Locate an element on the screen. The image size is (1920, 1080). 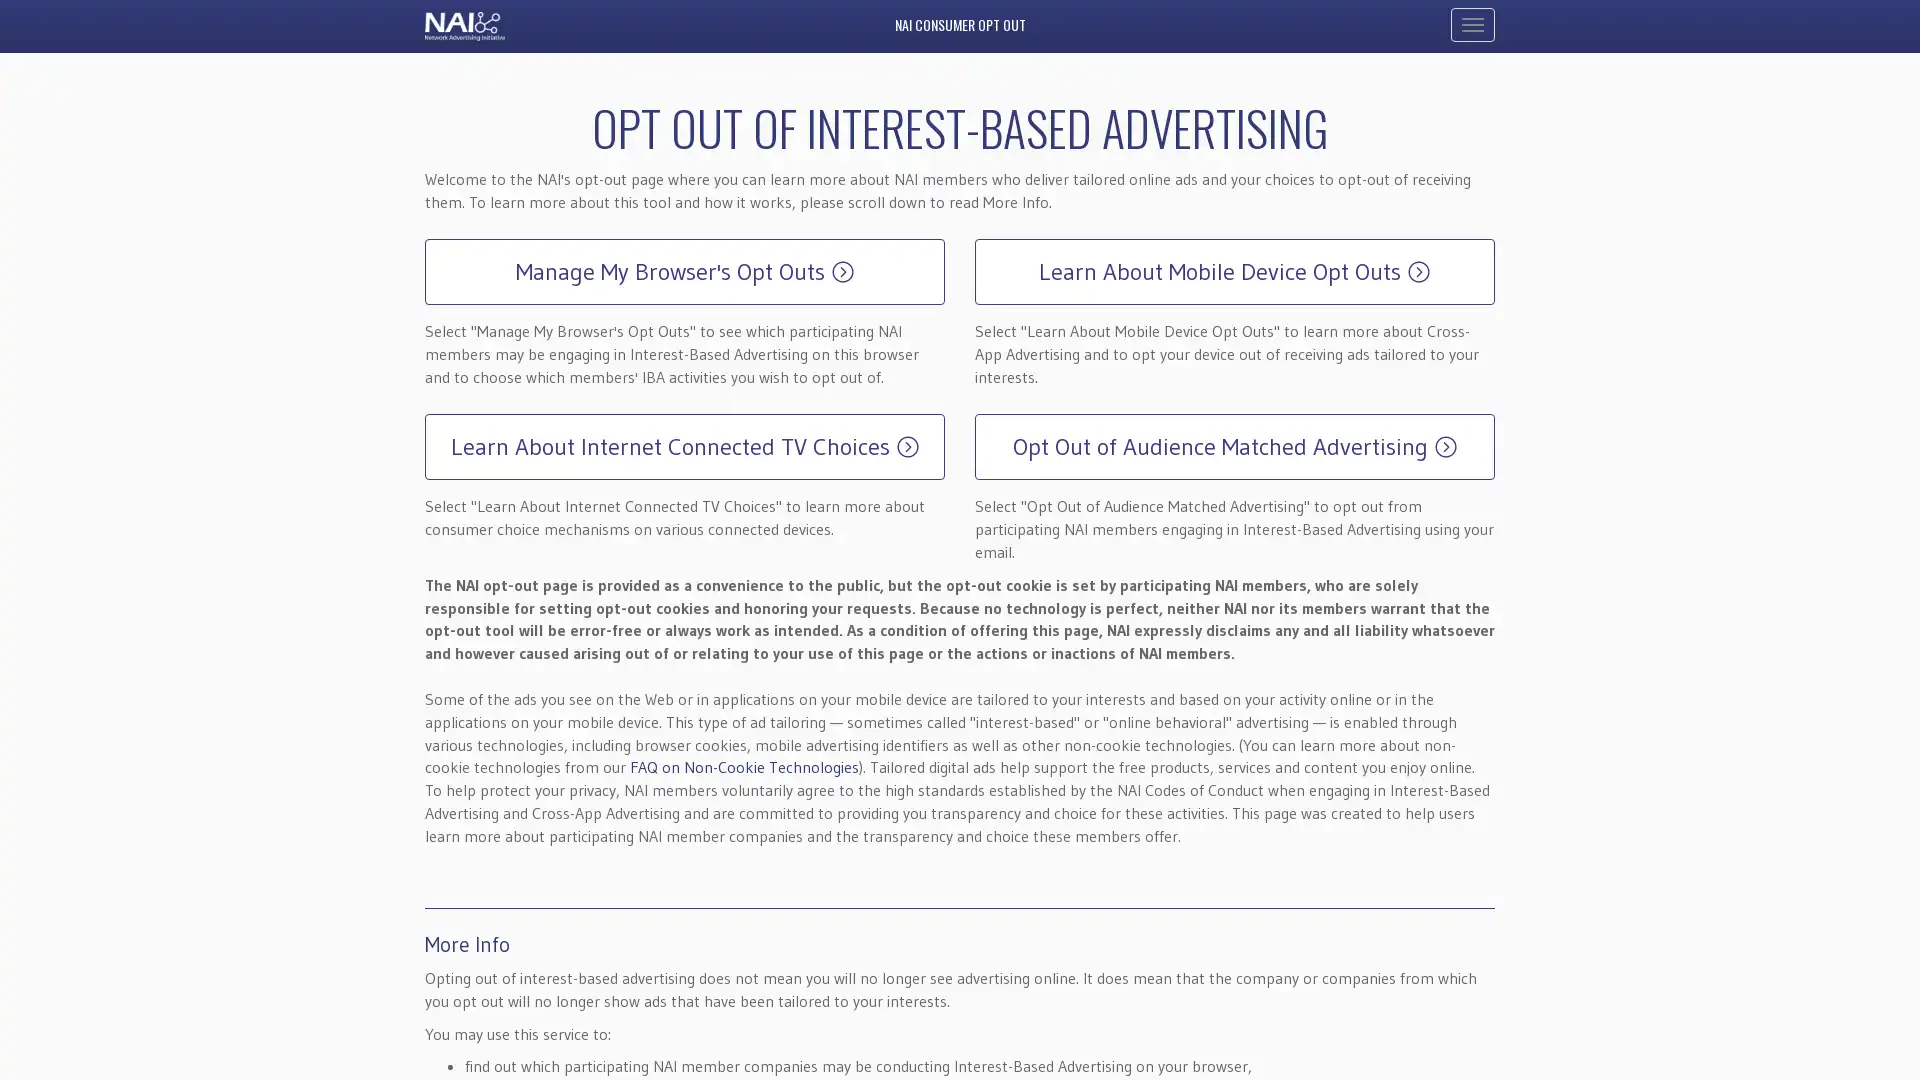
Manage My Browser's Opt Outs is located at coordinates (685, 272).